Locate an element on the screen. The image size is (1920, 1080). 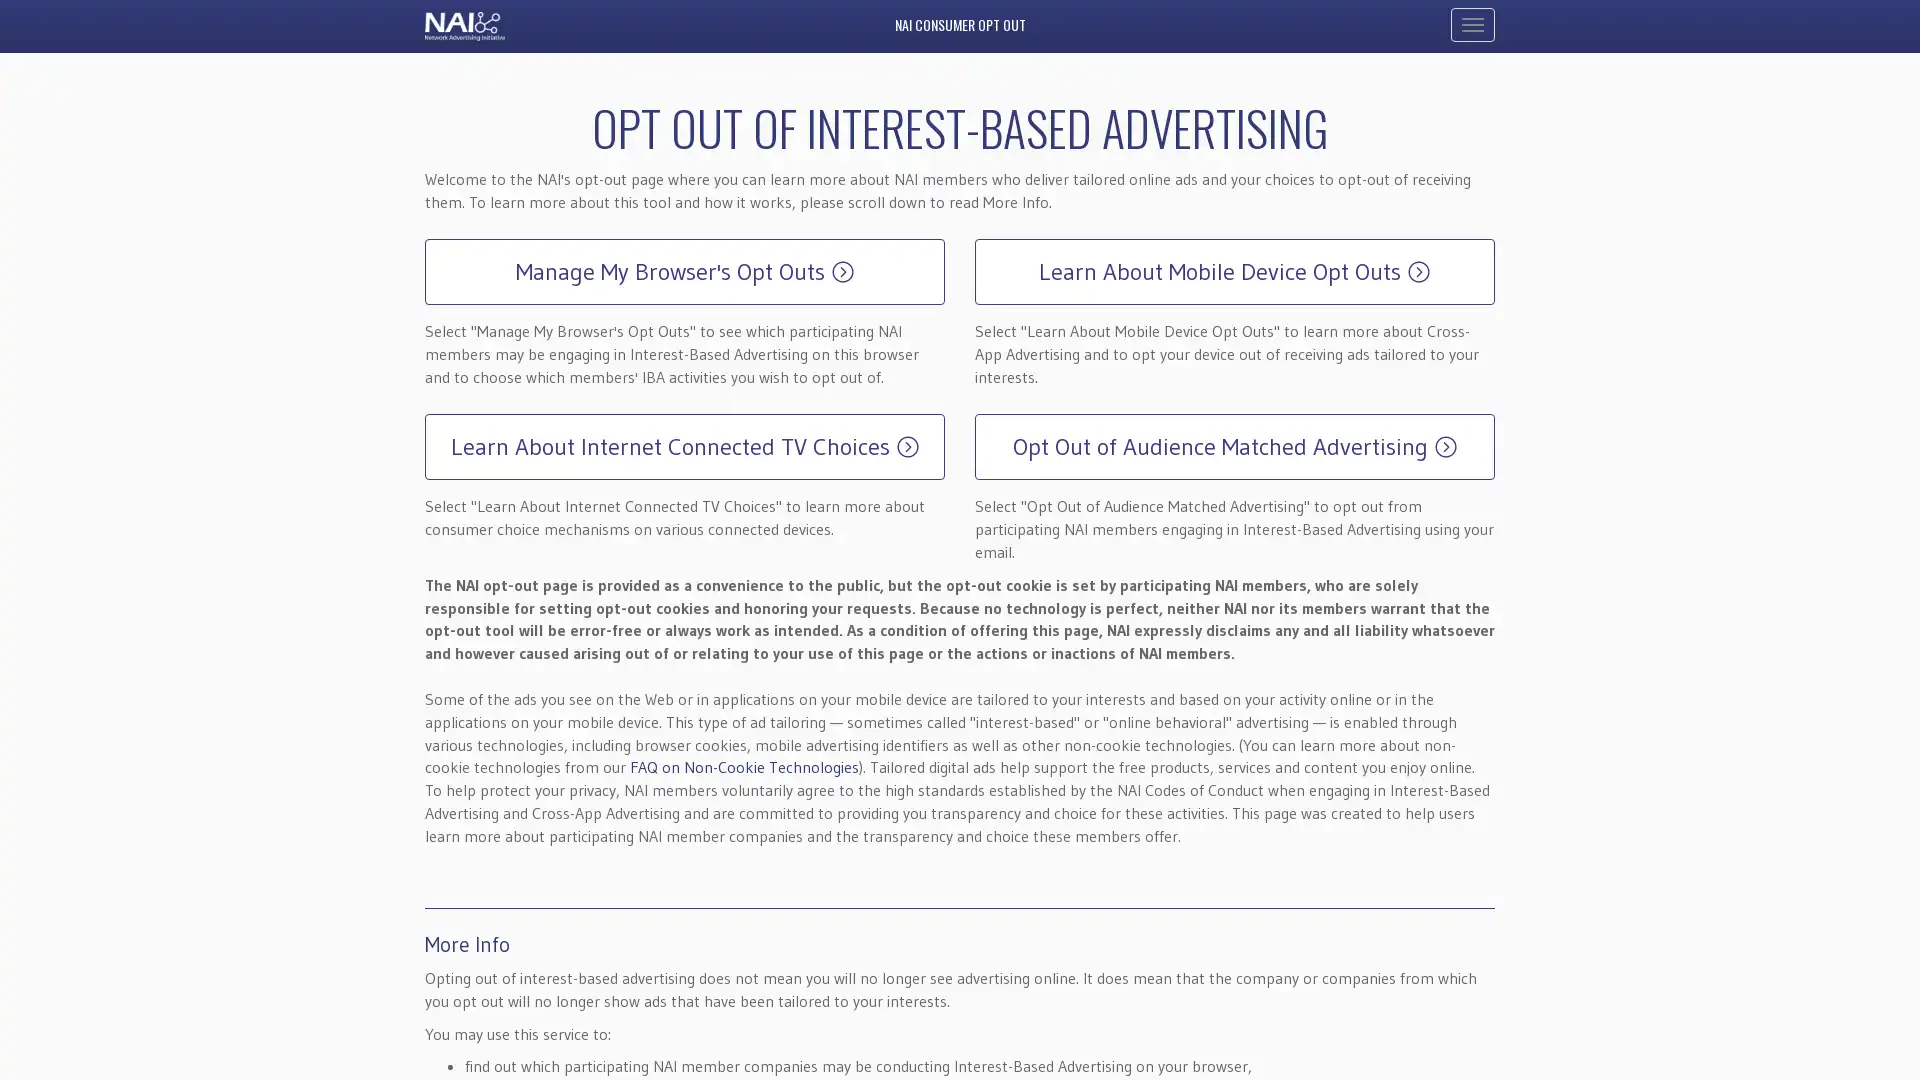
Manage My Browser's Opt Outs is located at coordinates (685, 272).